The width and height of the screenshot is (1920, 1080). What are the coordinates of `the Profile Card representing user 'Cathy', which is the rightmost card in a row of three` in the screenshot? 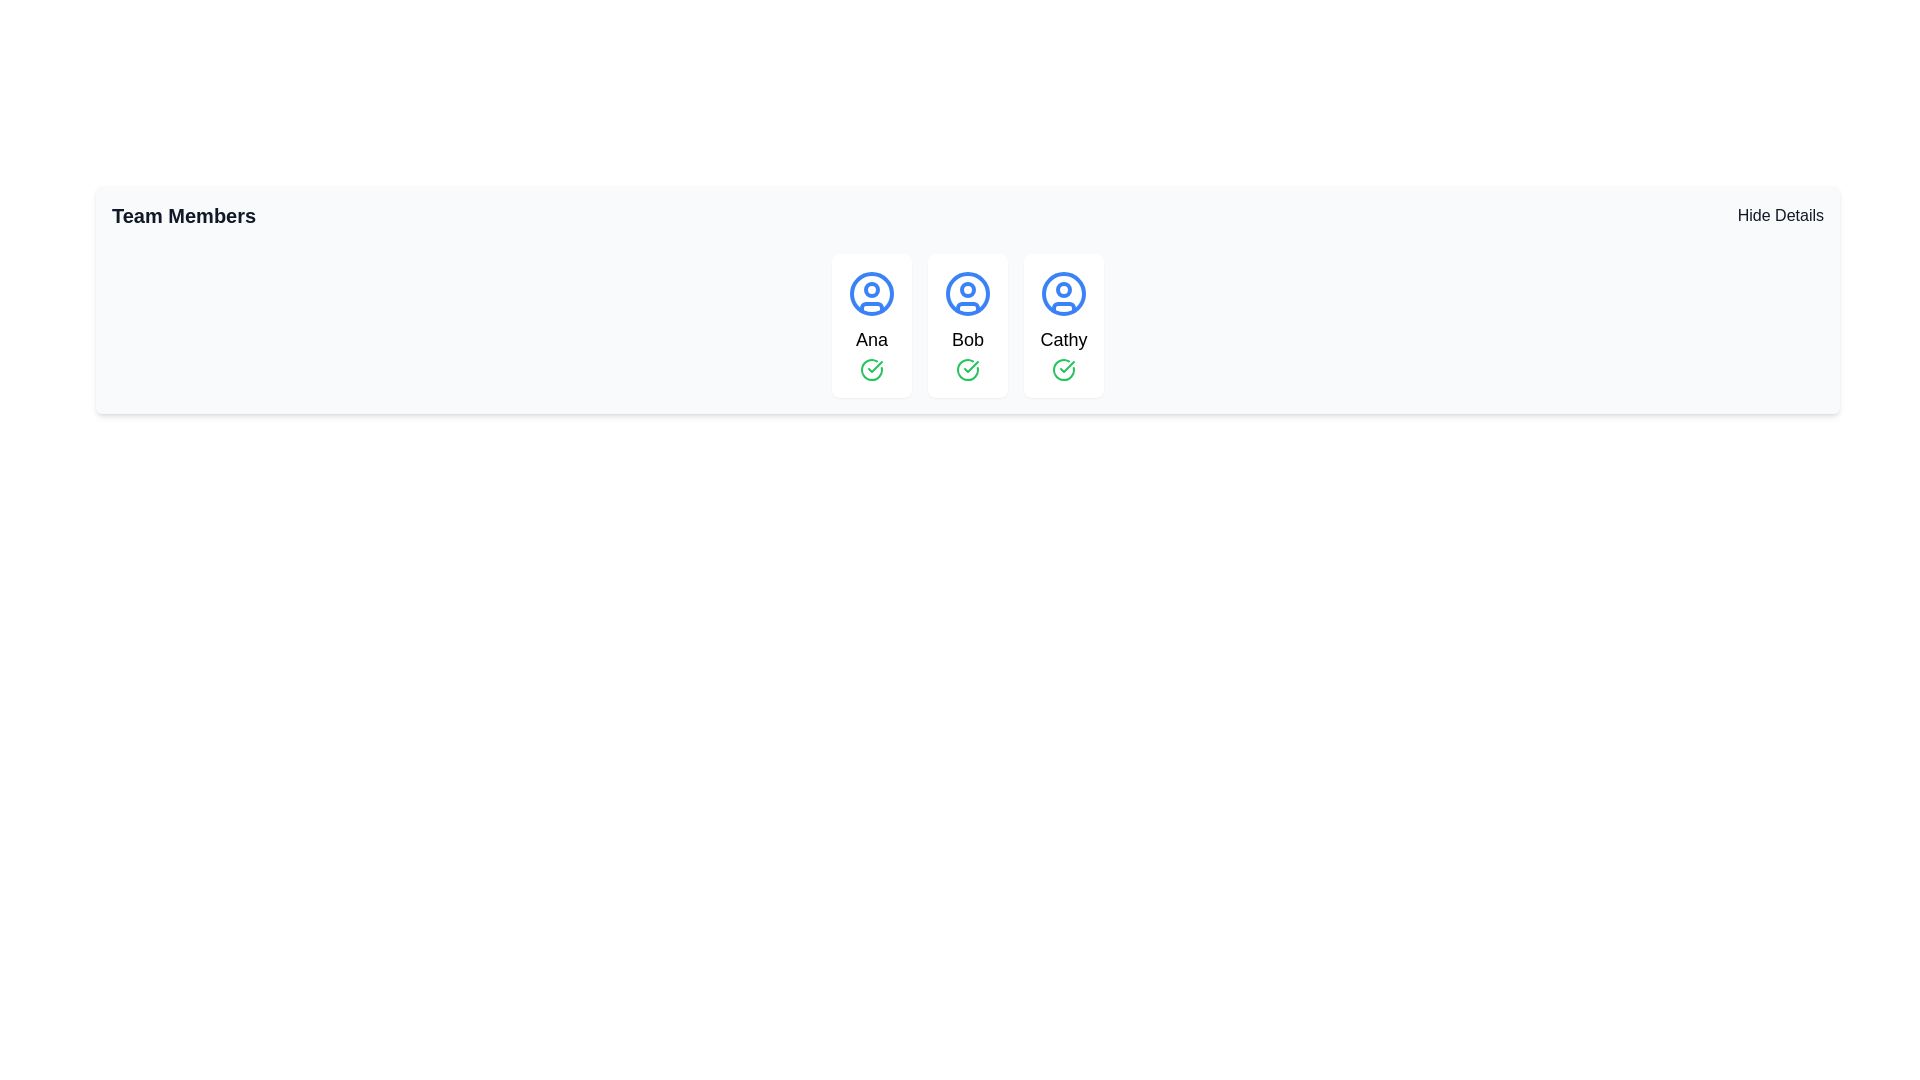 It's located at (1063, 325).